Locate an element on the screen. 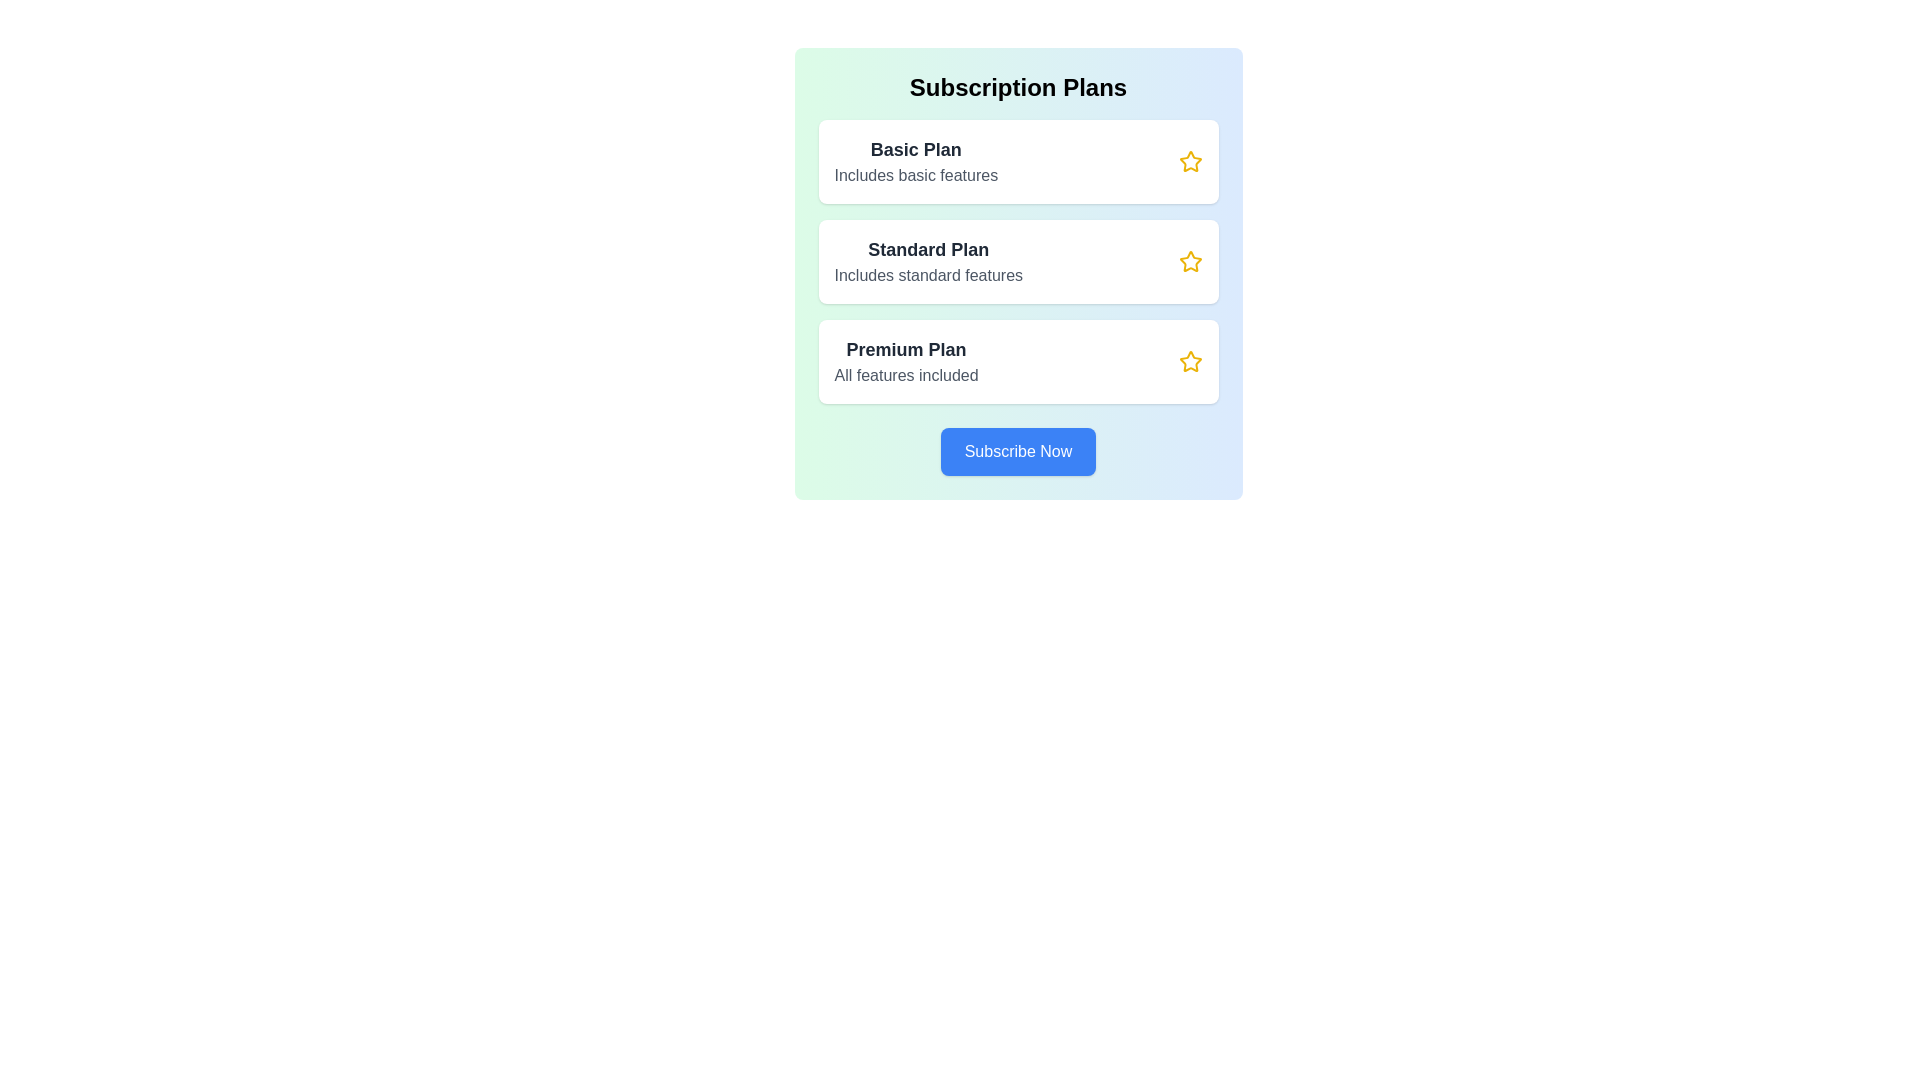 This screenshot has height=1080, width=1920. the subscription plan named Premium Plan to view its details is located at coordinates (1018, 362).